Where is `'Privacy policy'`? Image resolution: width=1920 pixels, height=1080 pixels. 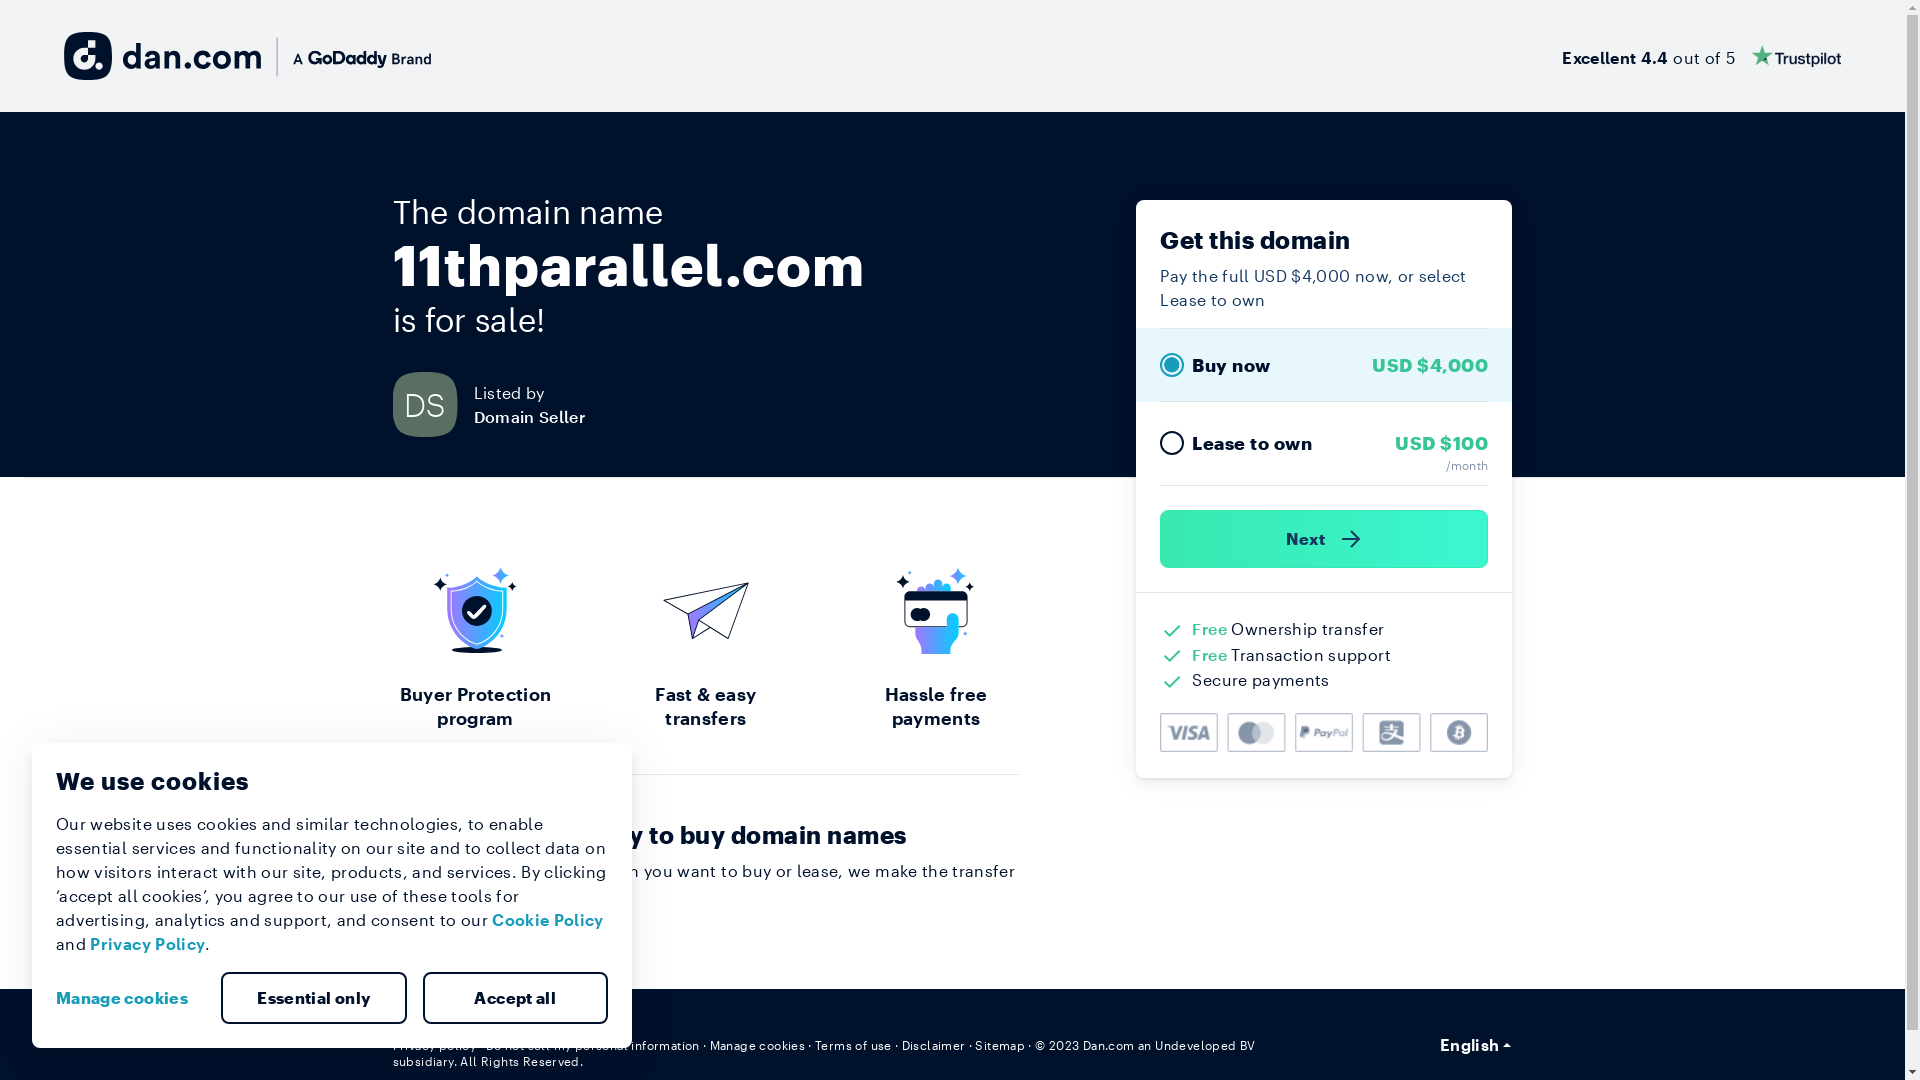 'Privacy policy' is located at coordinates (432, 1044).